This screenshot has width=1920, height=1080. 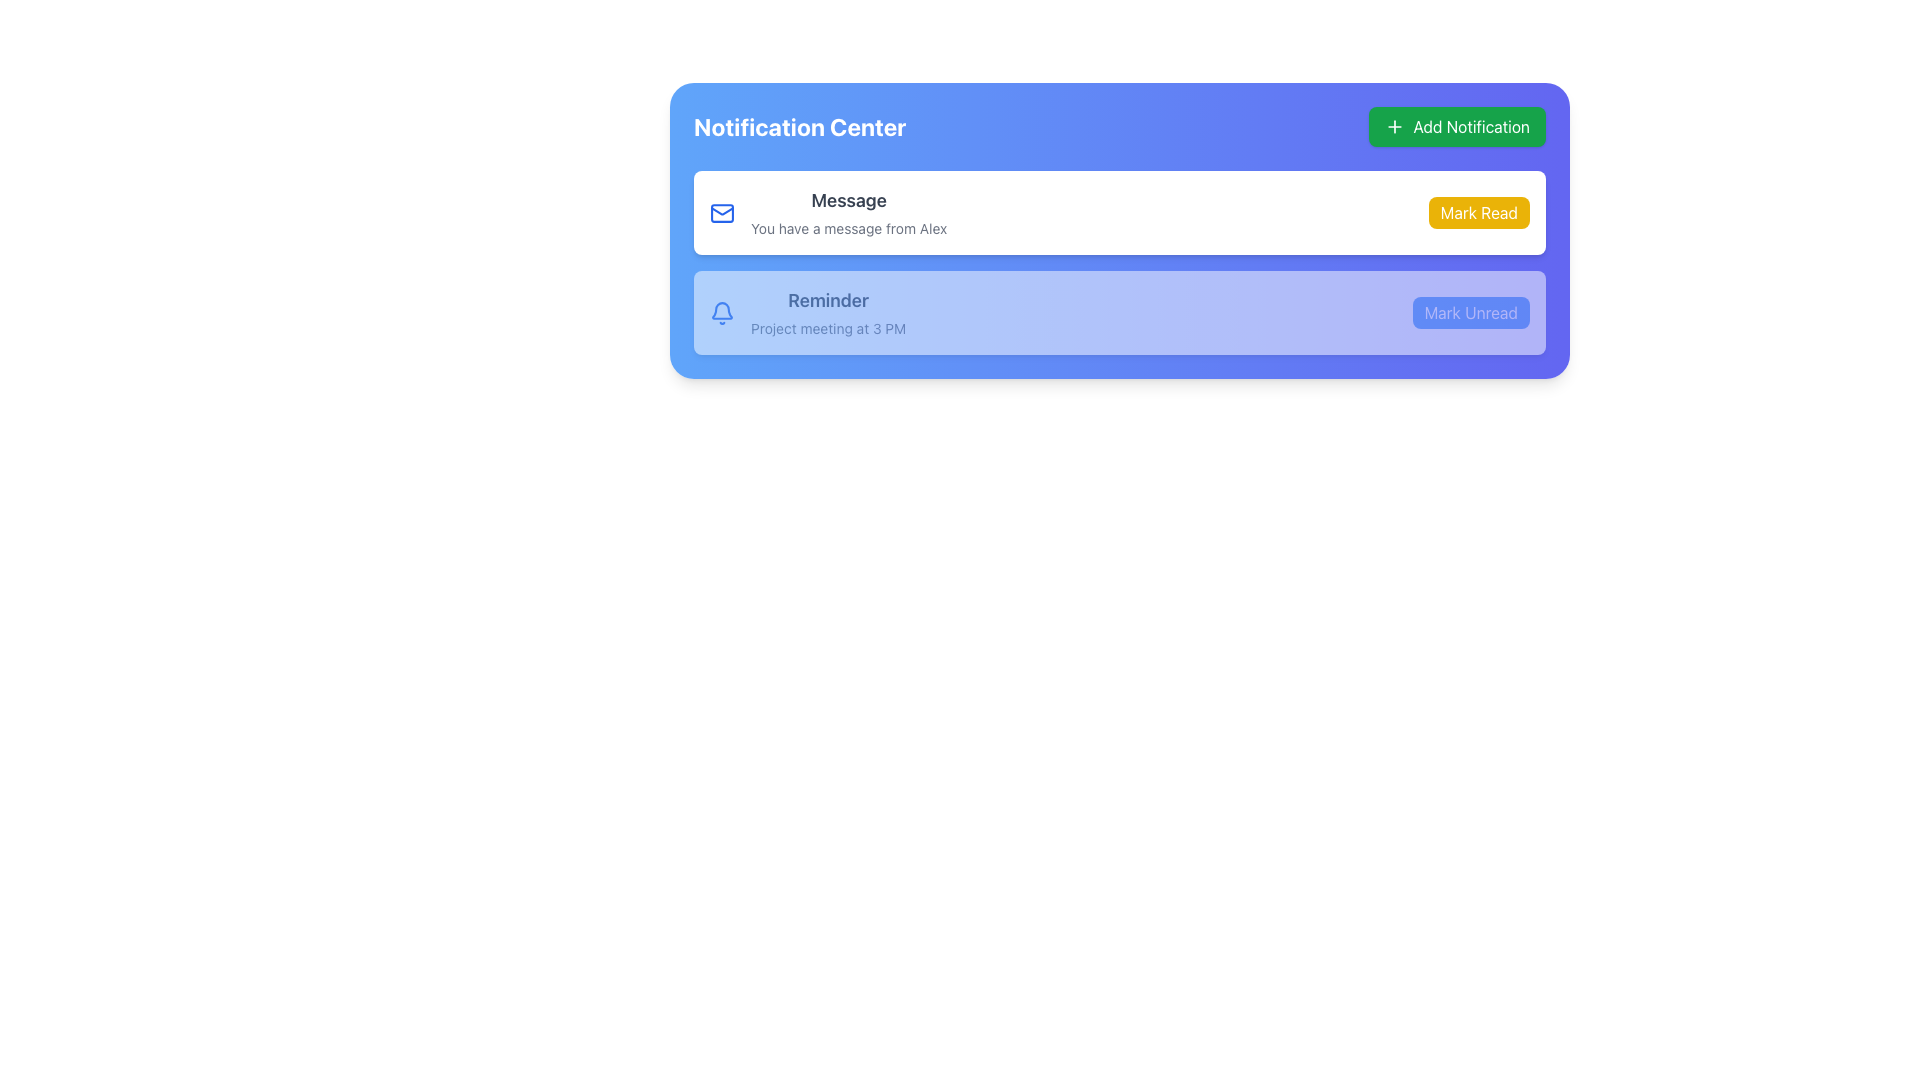 What do you see at coordinates (828, 312) in the screenshot?
I see `text content of the 'Reminder' notification which displays 'Reminder' in bold and 'Project meeting at 3 PM' below it` at bounding box center [828, 312].